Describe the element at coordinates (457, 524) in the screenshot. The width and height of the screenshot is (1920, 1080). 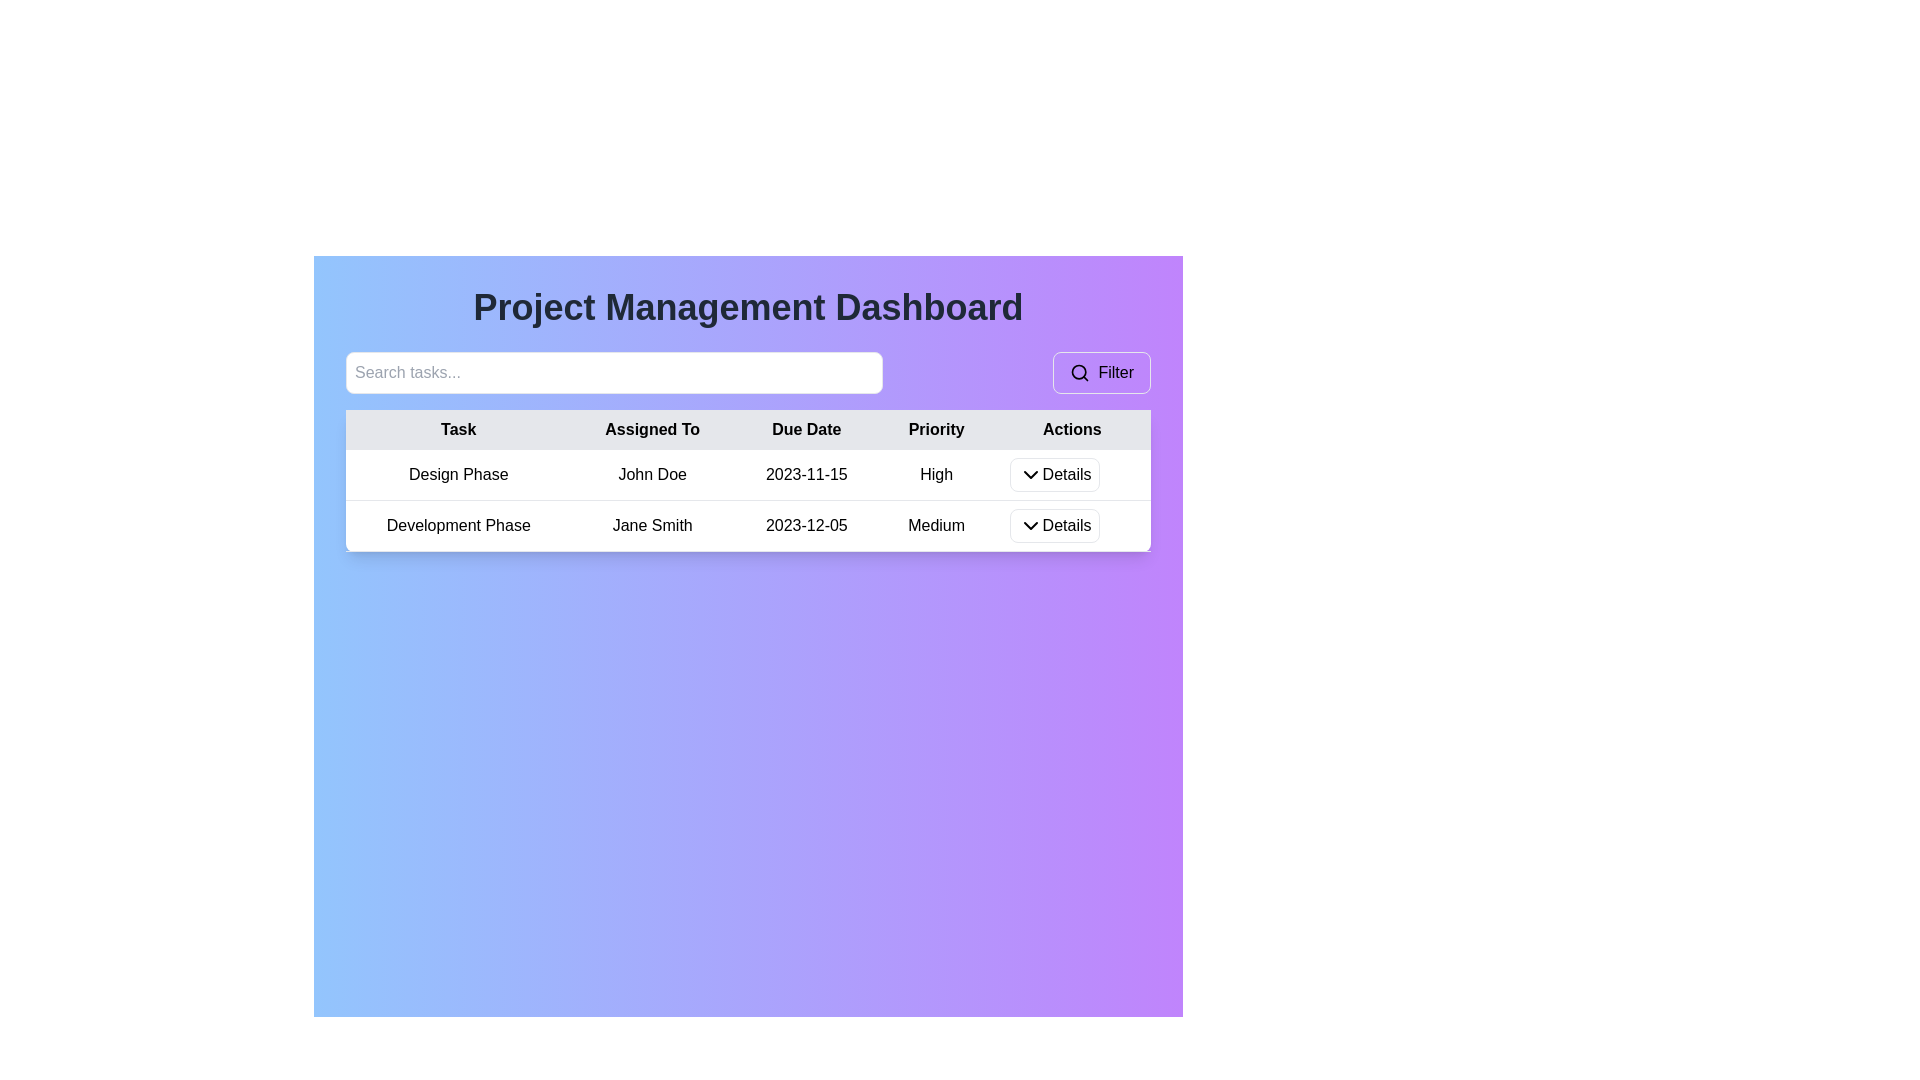
I see `the table cell` at that location.